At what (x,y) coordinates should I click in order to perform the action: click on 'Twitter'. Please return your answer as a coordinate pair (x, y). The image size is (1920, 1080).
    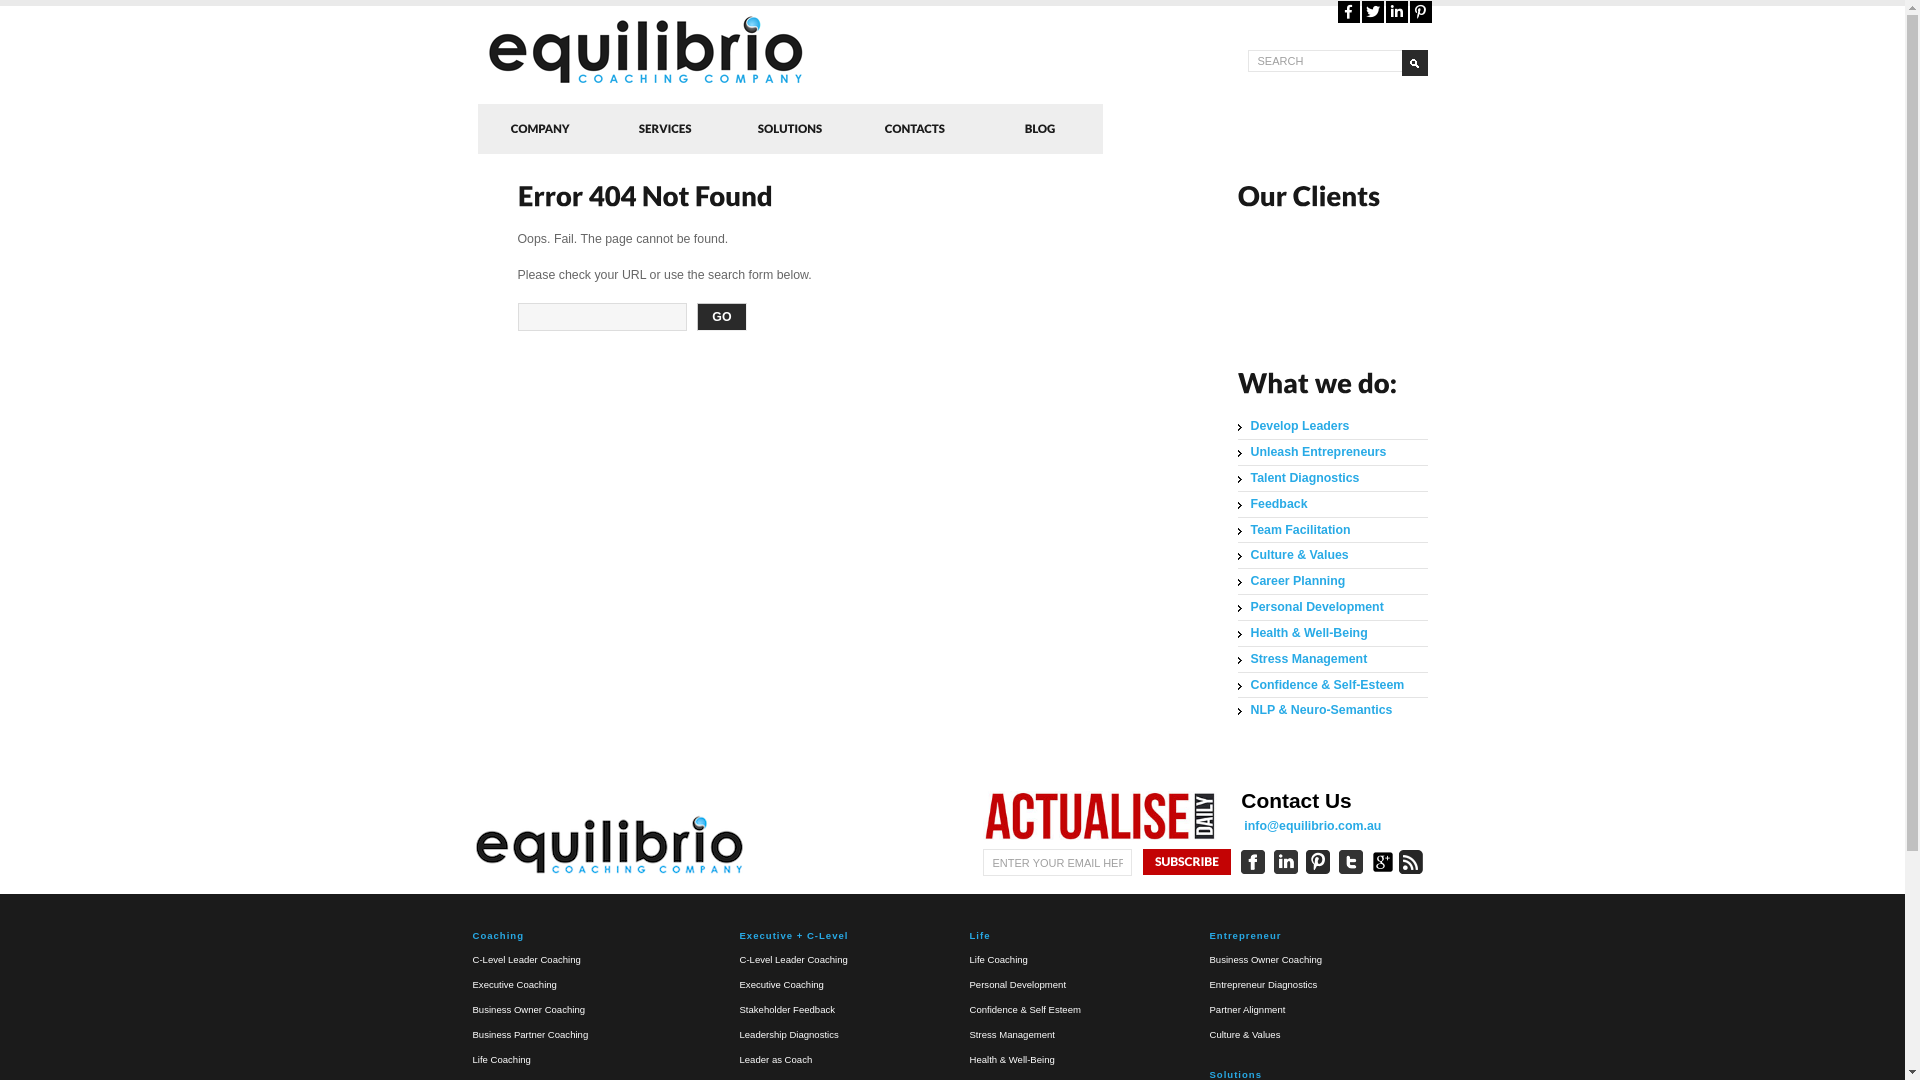
    Looking at the image, I should click on (1371, 11).